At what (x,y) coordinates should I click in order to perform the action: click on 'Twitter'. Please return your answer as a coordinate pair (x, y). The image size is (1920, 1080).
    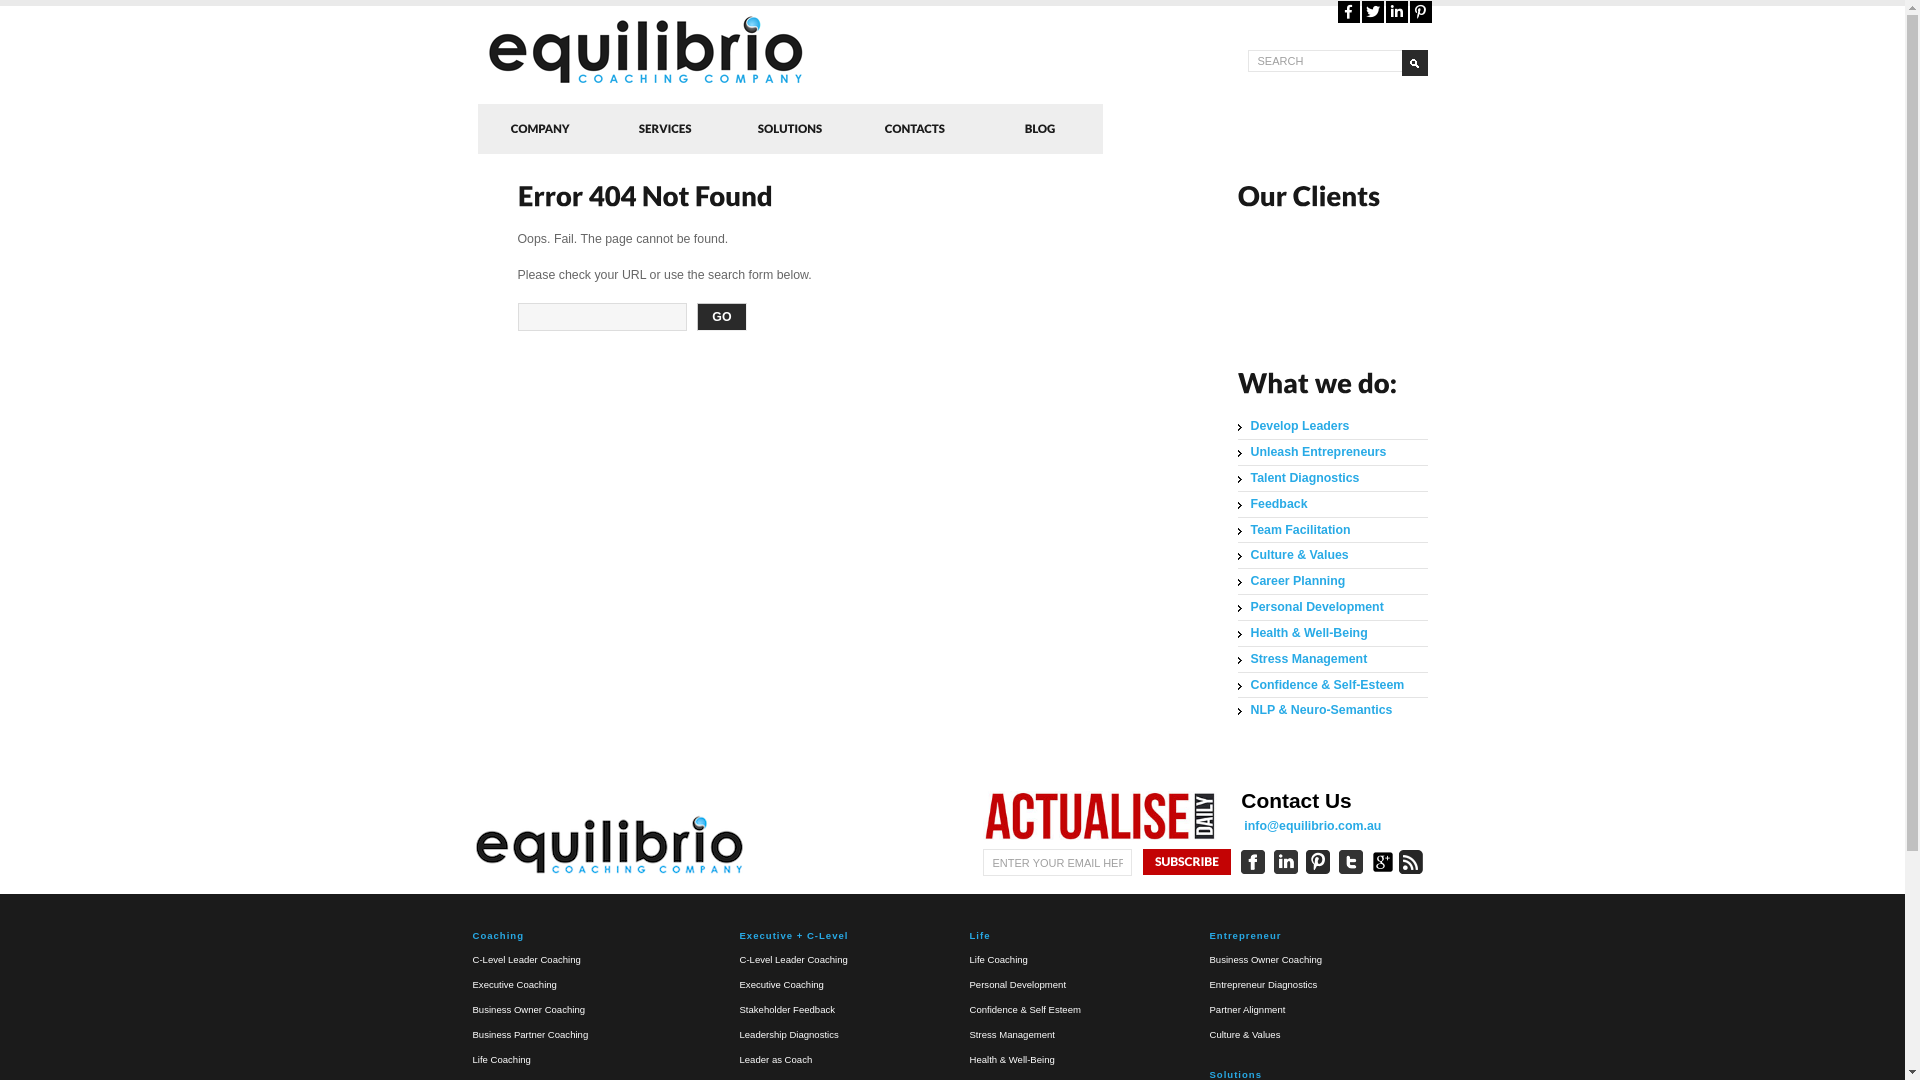
    Looking at the image, I should click on (1371, 11).